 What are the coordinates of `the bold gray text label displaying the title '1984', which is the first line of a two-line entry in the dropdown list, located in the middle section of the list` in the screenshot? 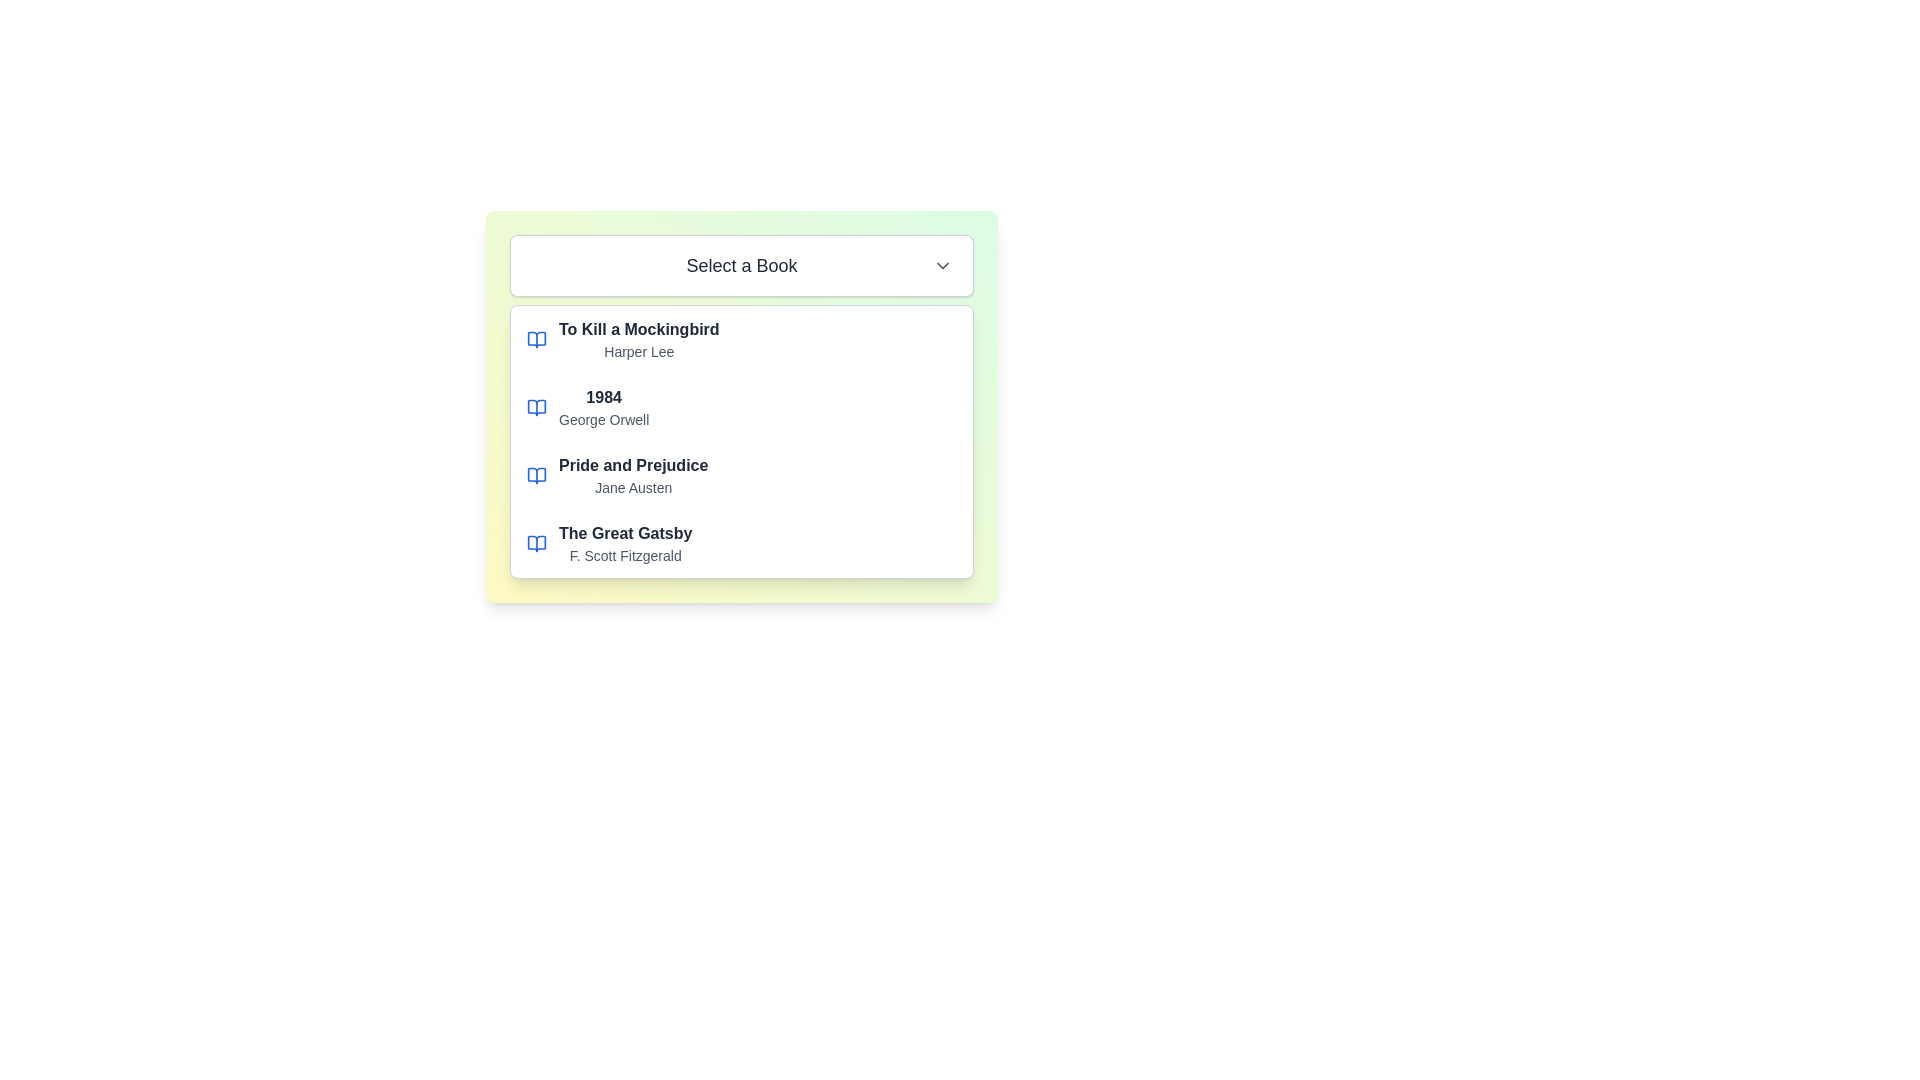 It's located at (603, 397).